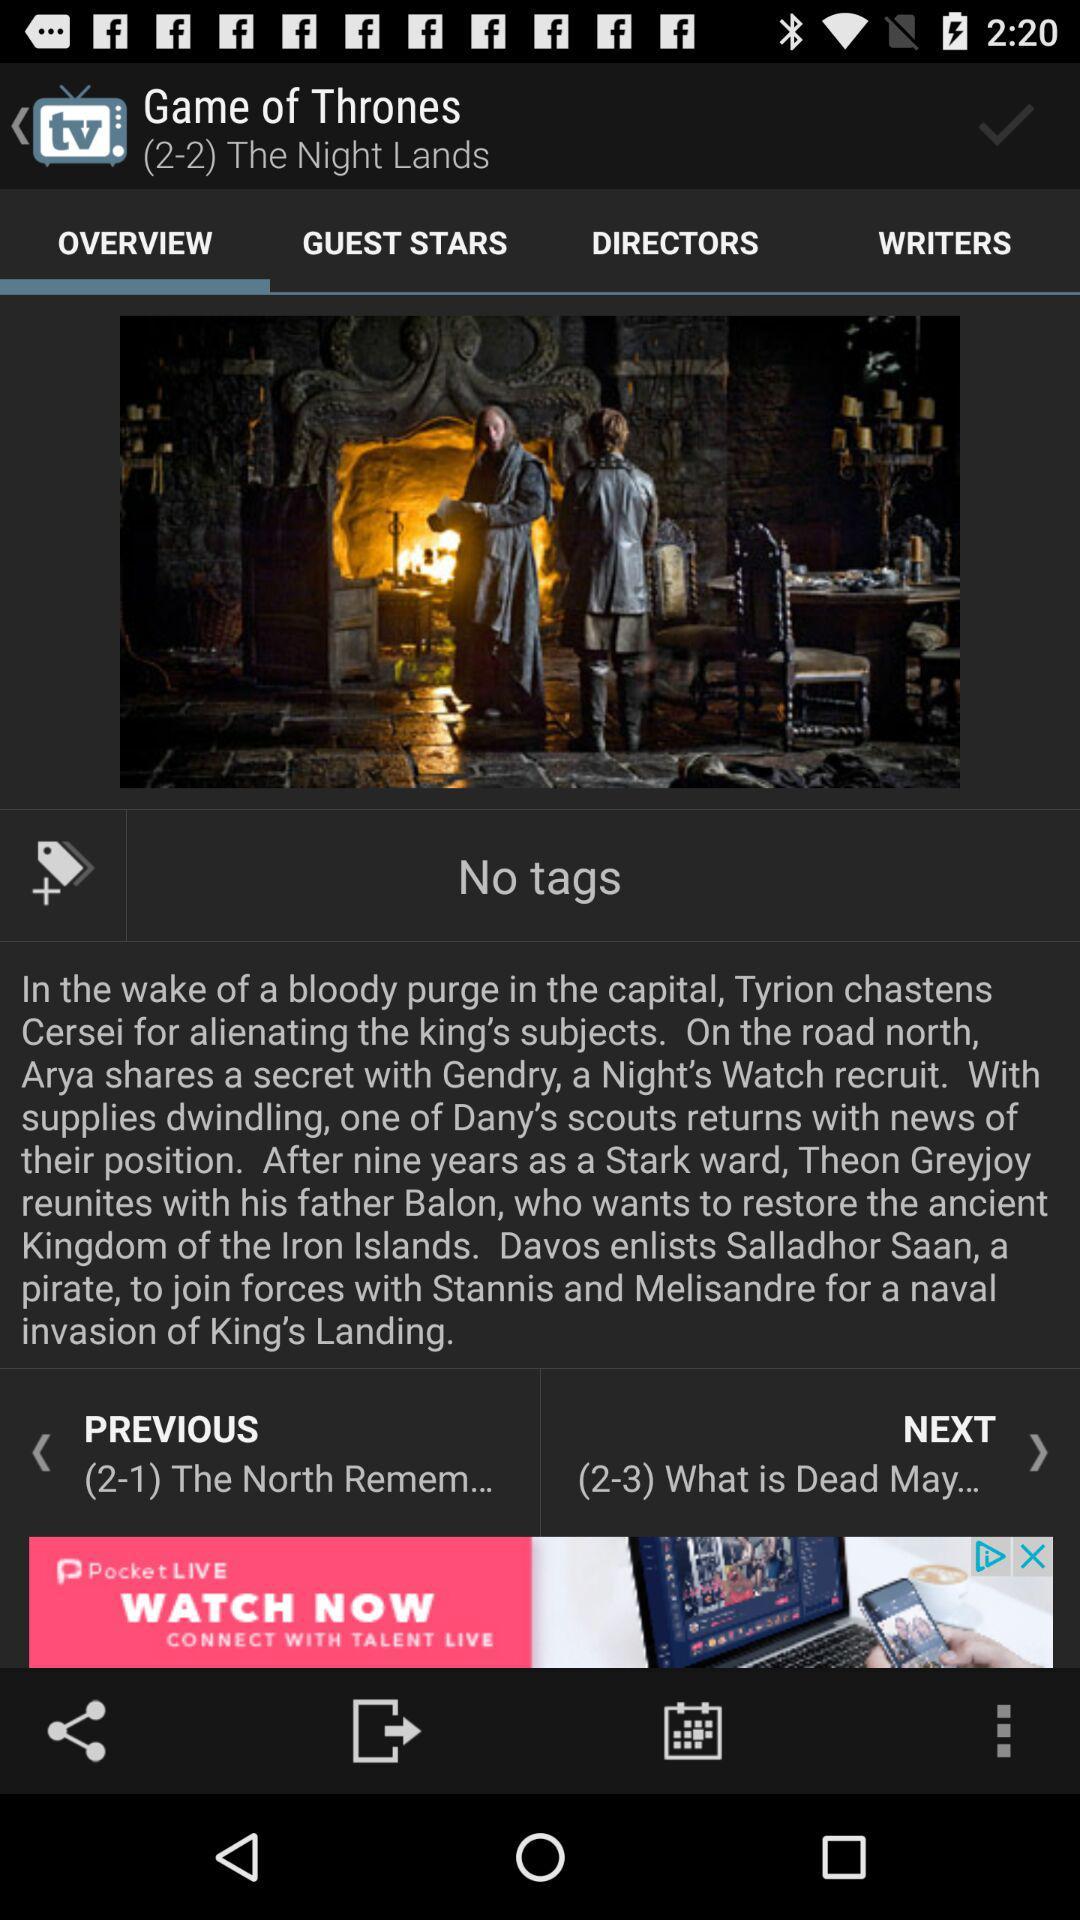  What do you see at coordinates (1006, 124) in the screenshot?
I see `mark watched` at bounding box center [1006, 124].